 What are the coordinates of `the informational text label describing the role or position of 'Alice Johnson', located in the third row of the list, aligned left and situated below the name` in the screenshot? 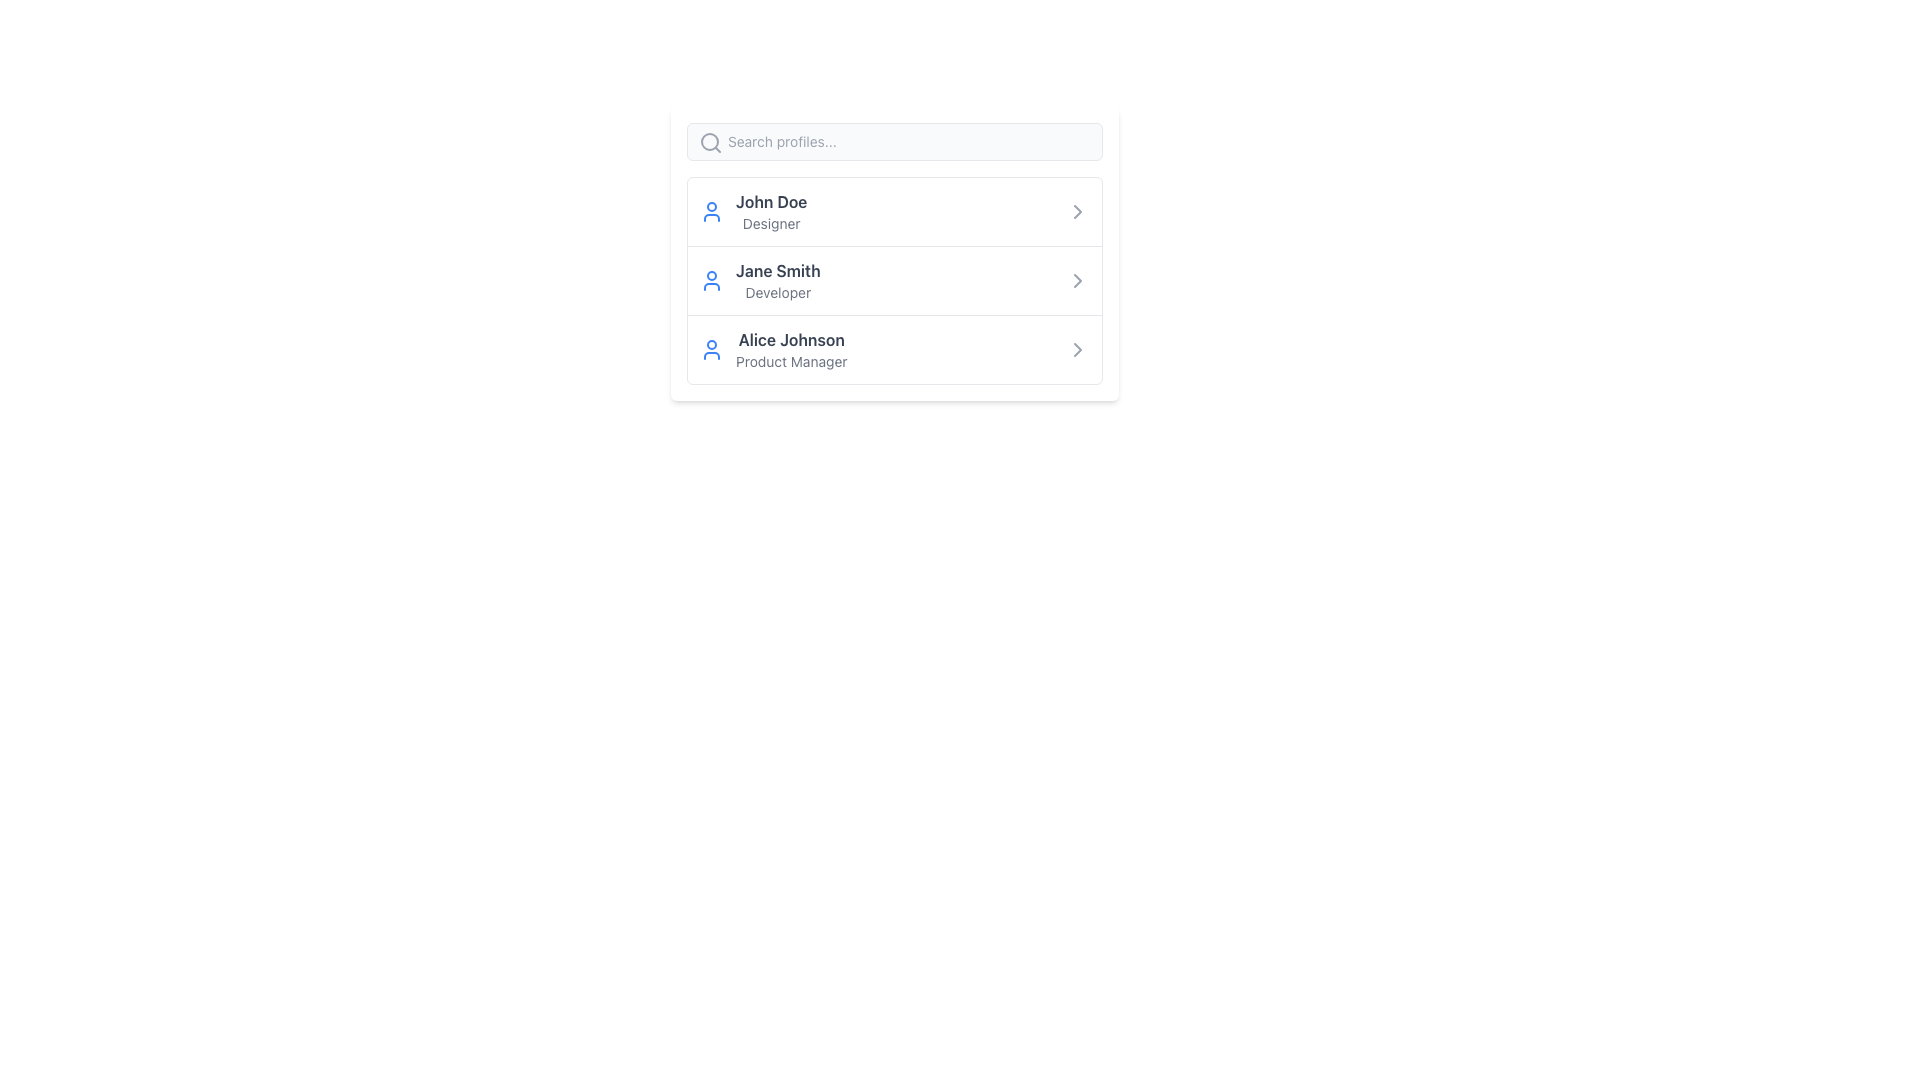 It's located at (790, 362).